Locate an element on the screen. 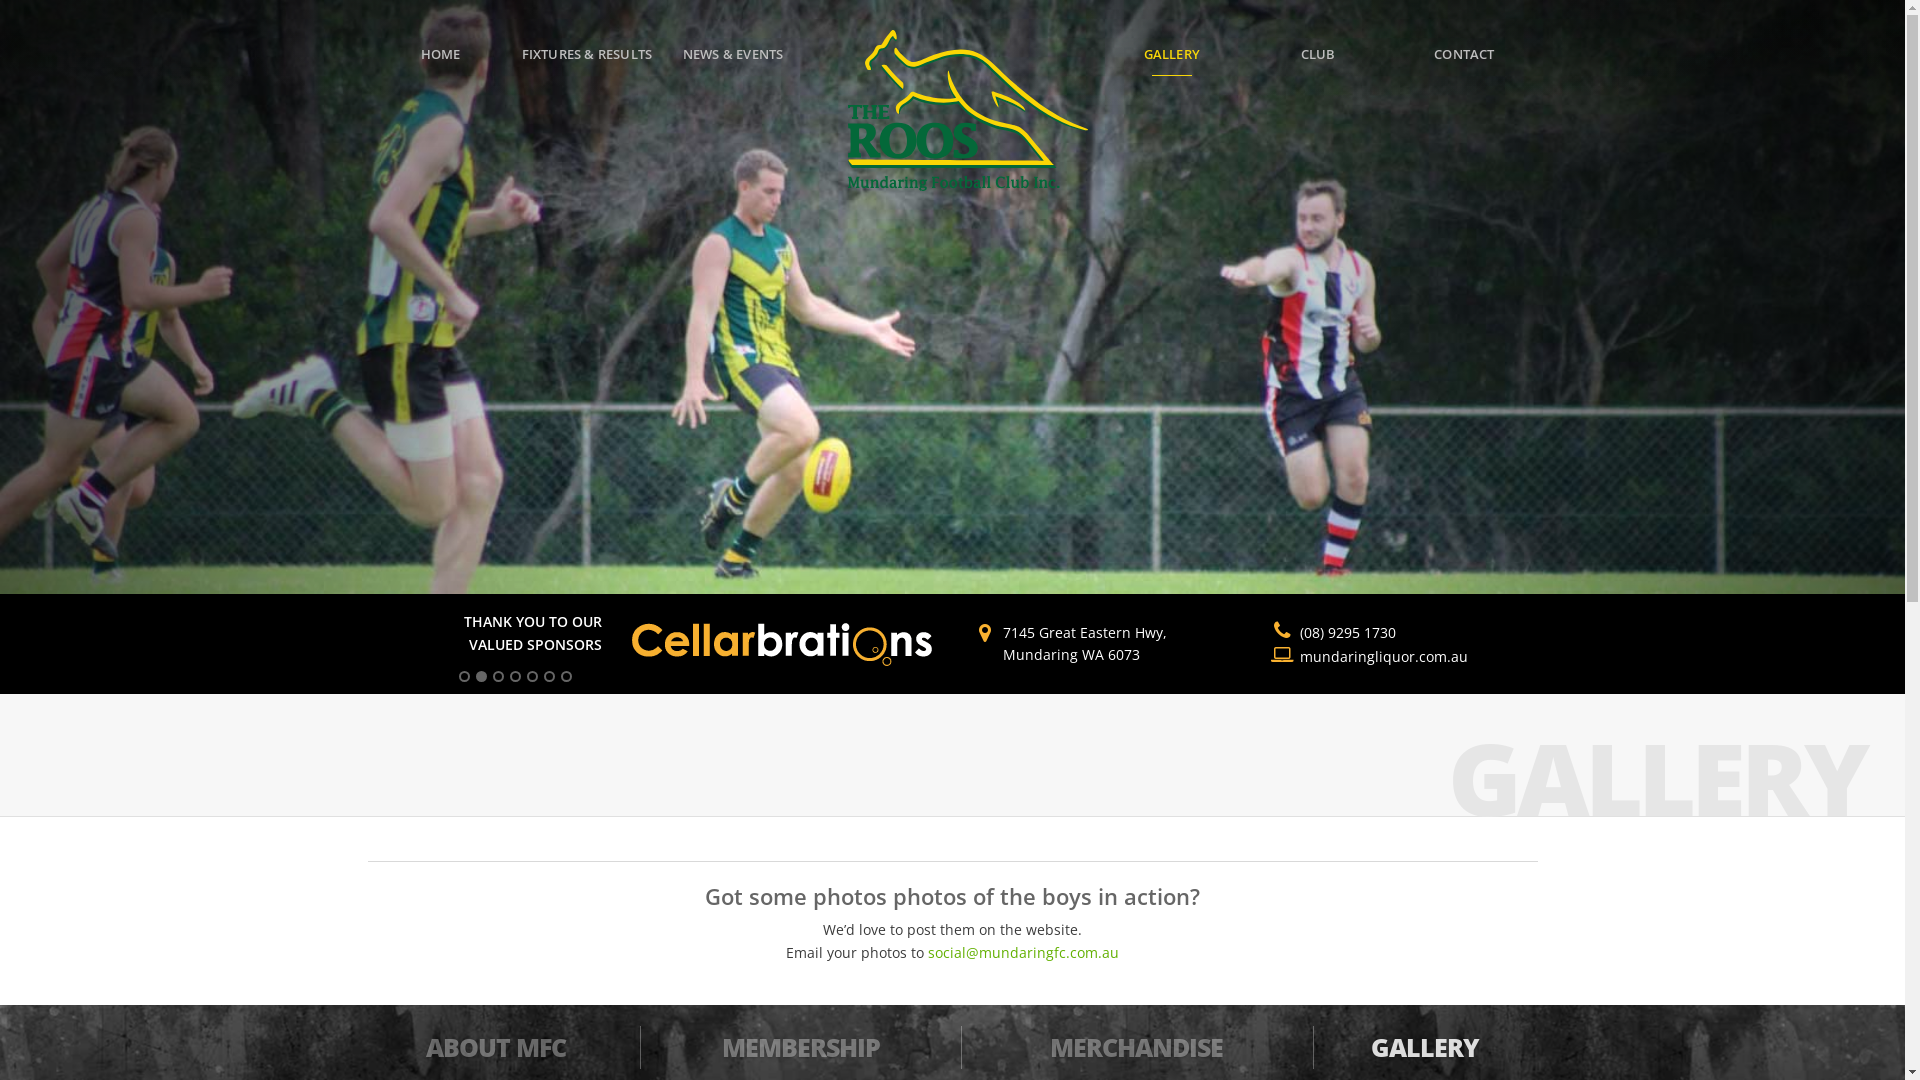 The width and height of the screenshot is (1920, 1080). 'CONTACT' is located at coordinates (1464, 53).